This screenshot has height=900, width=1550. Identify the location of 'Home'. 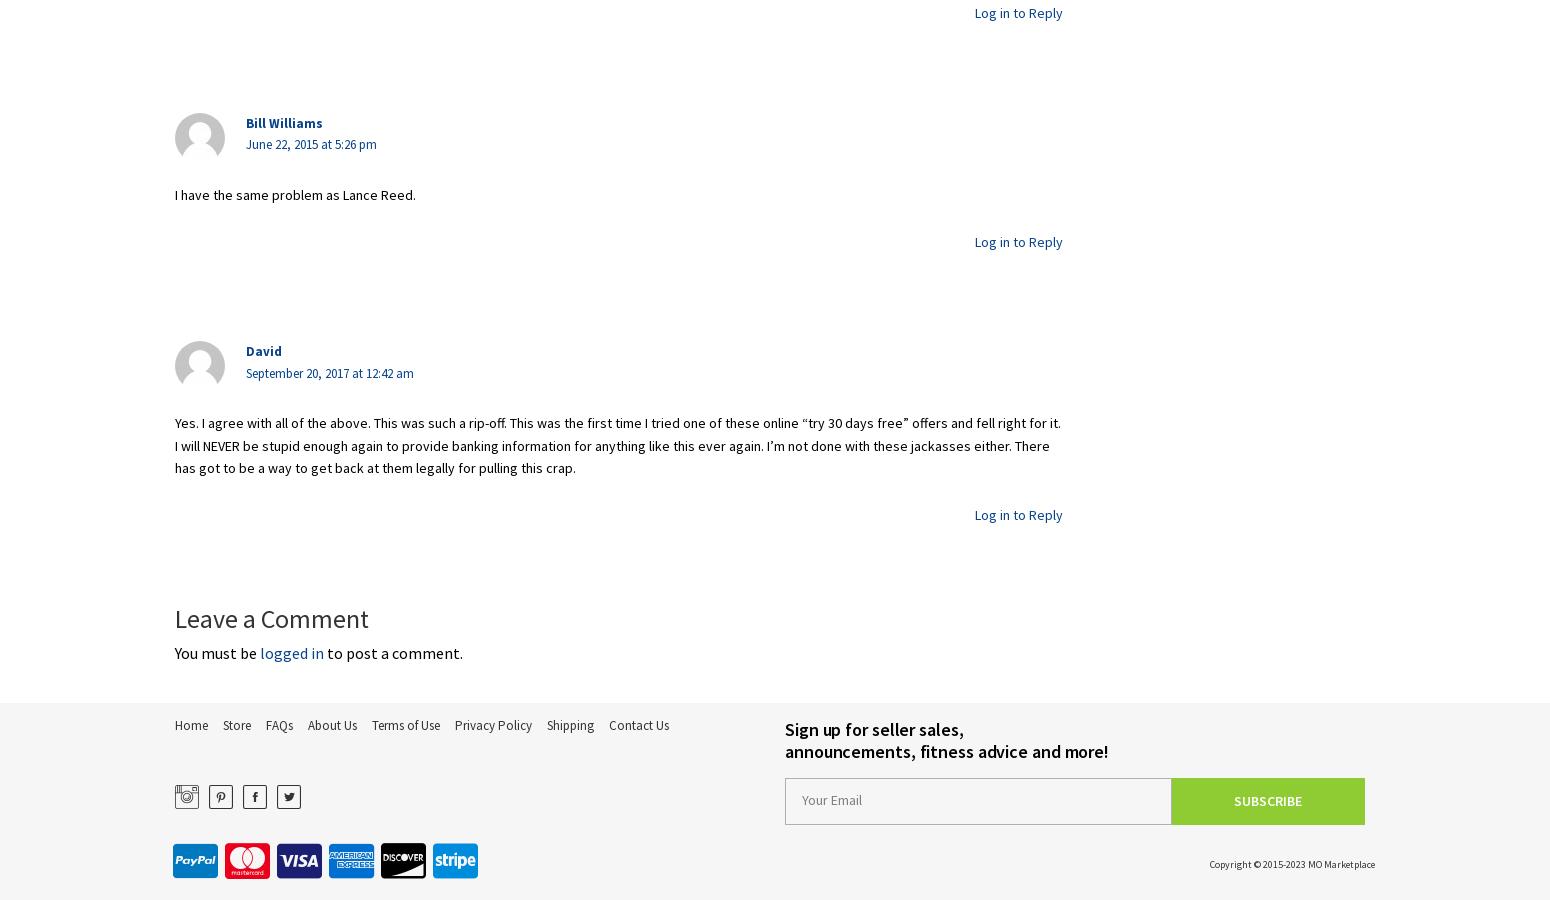
(190, 723).